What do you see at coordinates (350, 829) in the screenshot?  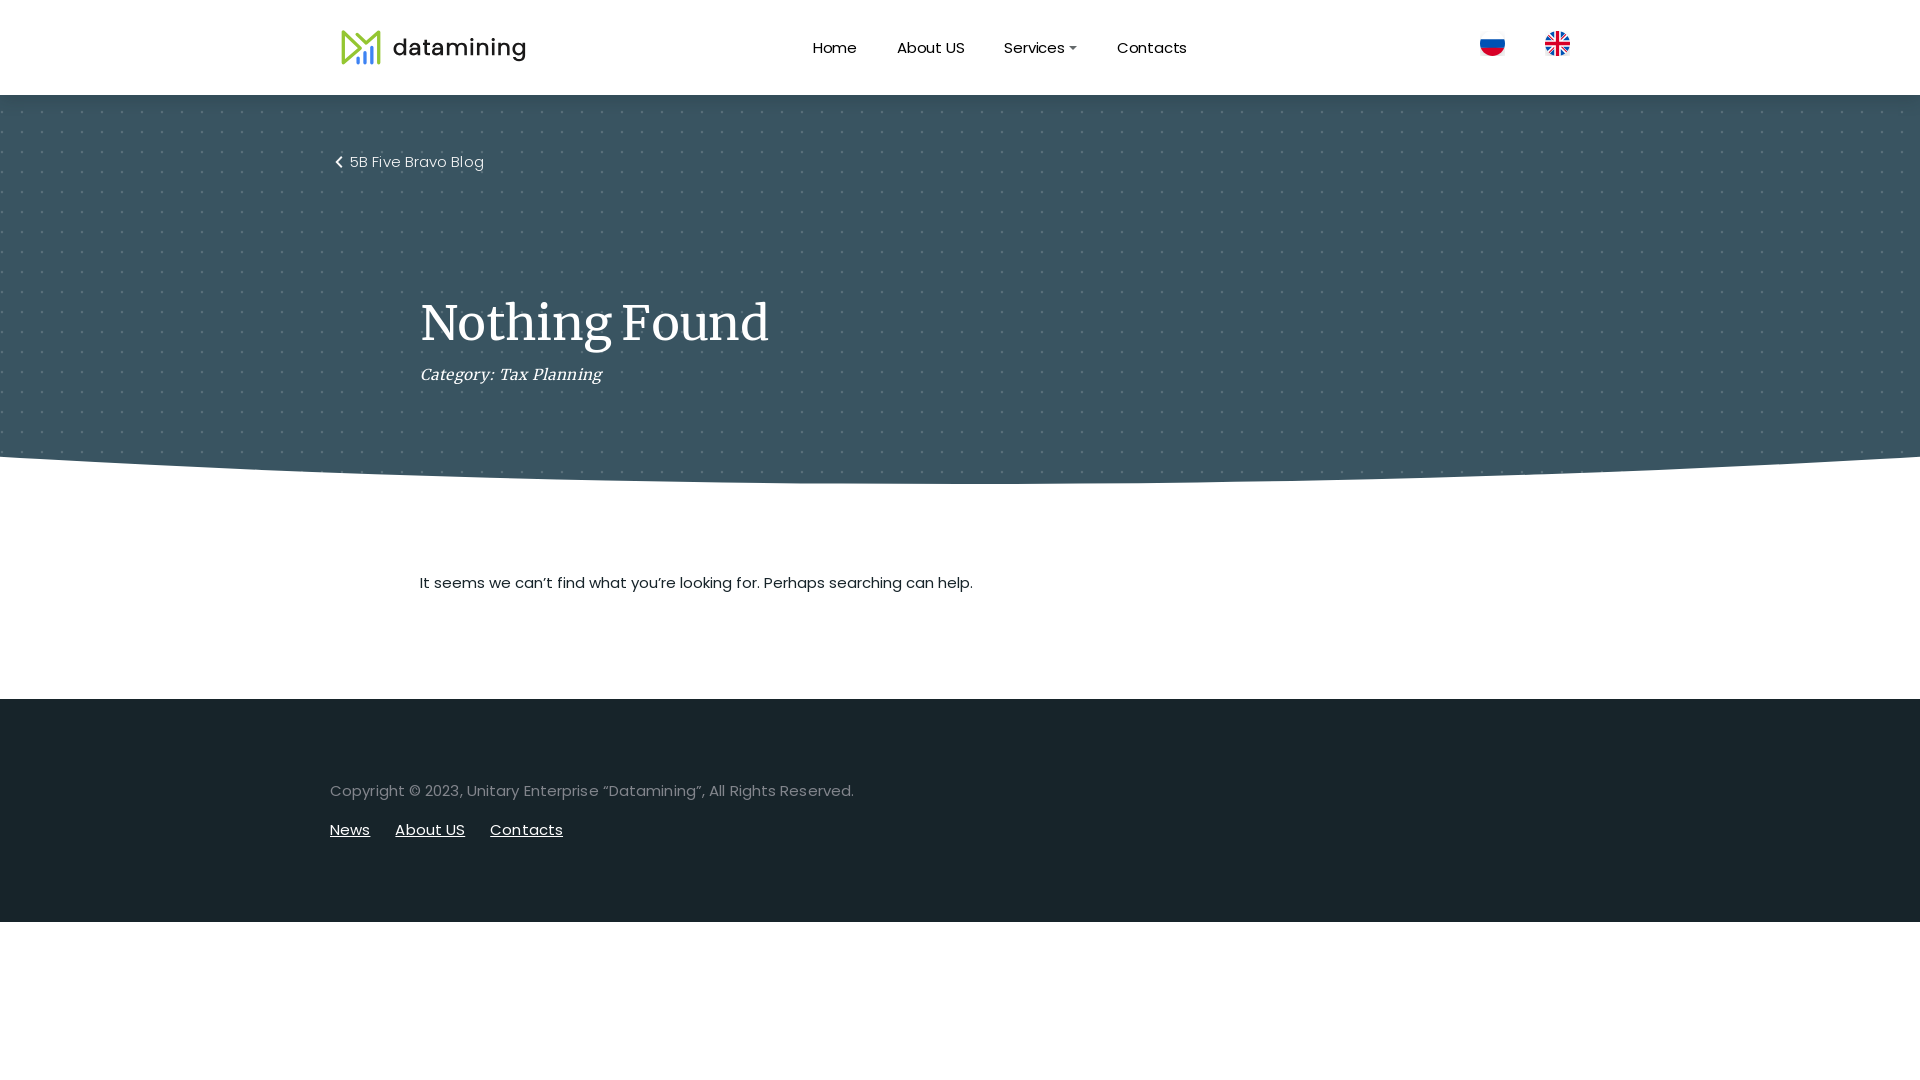 I see `'News'` at bounding box center [350, 829].